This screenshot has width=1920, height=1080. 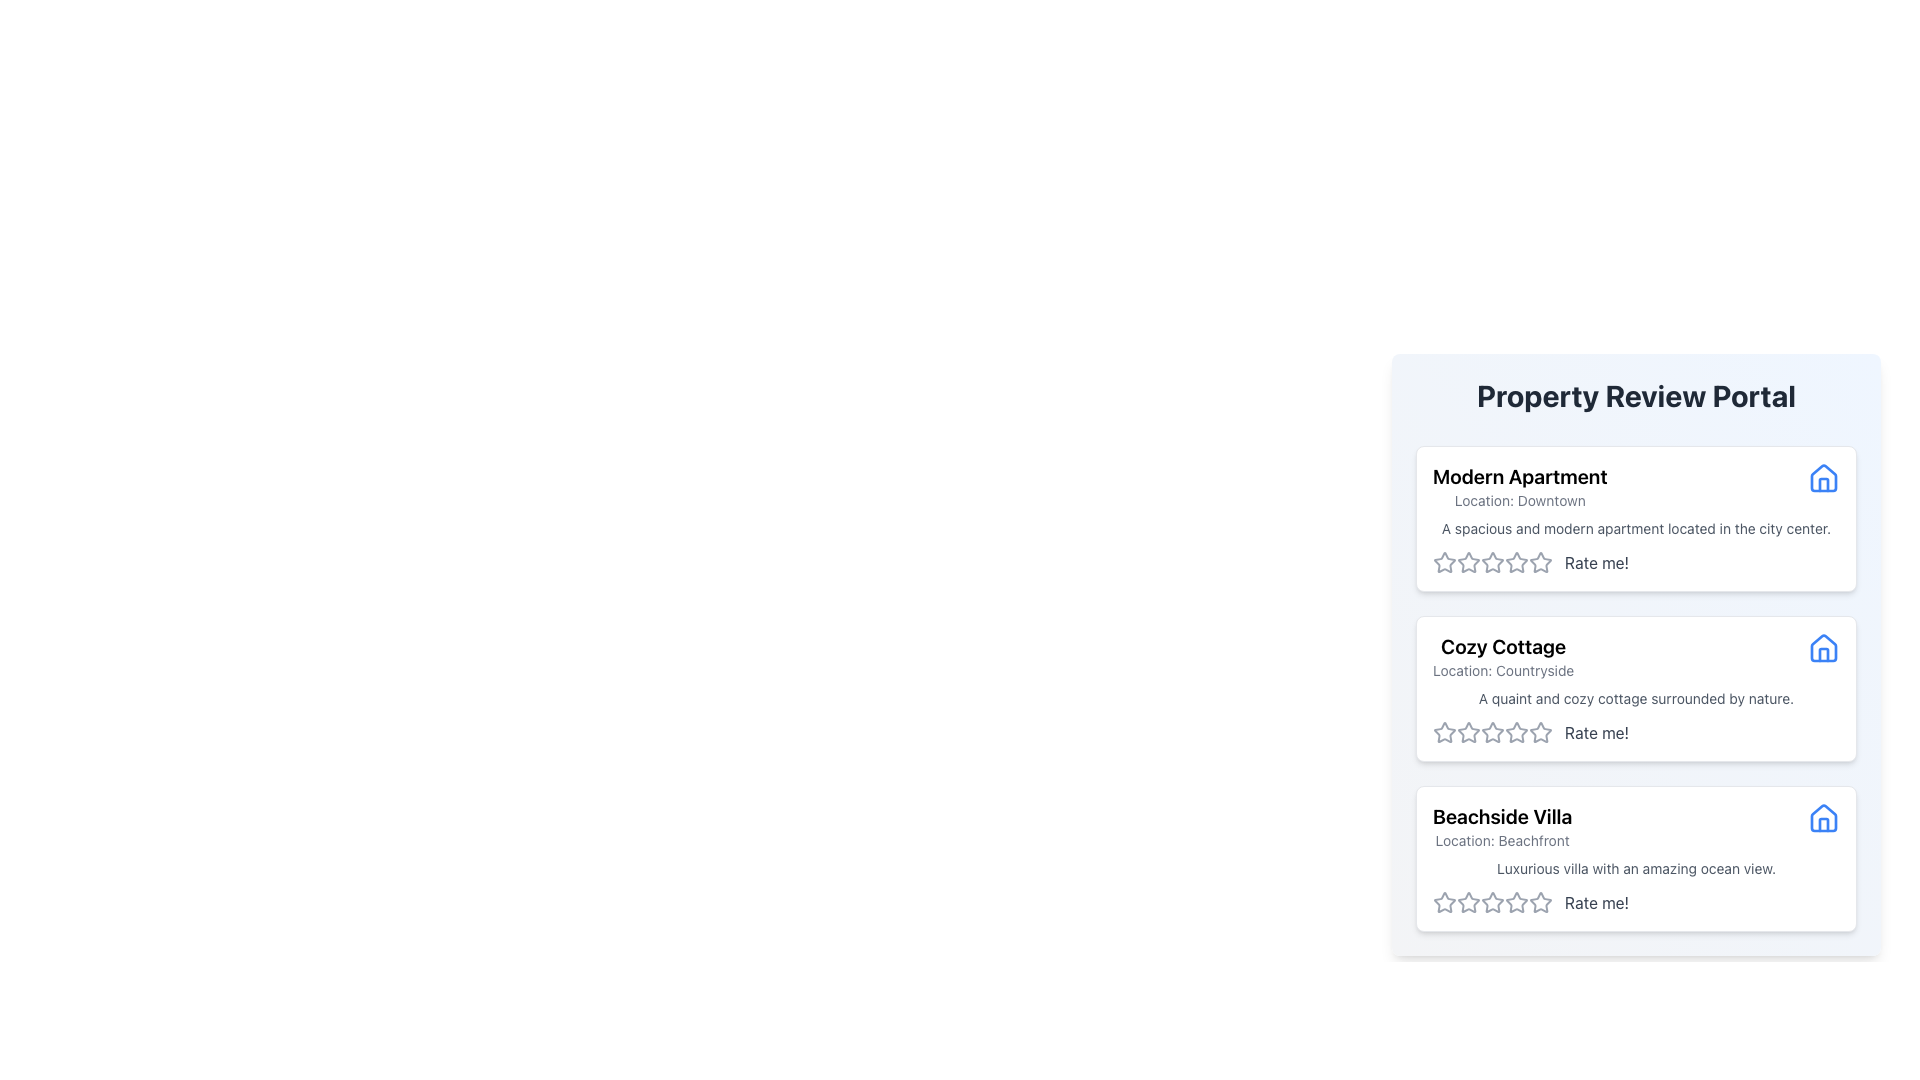 What do you see at coordinates (1444, 732) in the screenshot?
I see `the first rating star icon in the series of five under the 'Cozy Cottage' property in the 'Property Review Portal' to update the rating score` at bounding box center [1444, 732].